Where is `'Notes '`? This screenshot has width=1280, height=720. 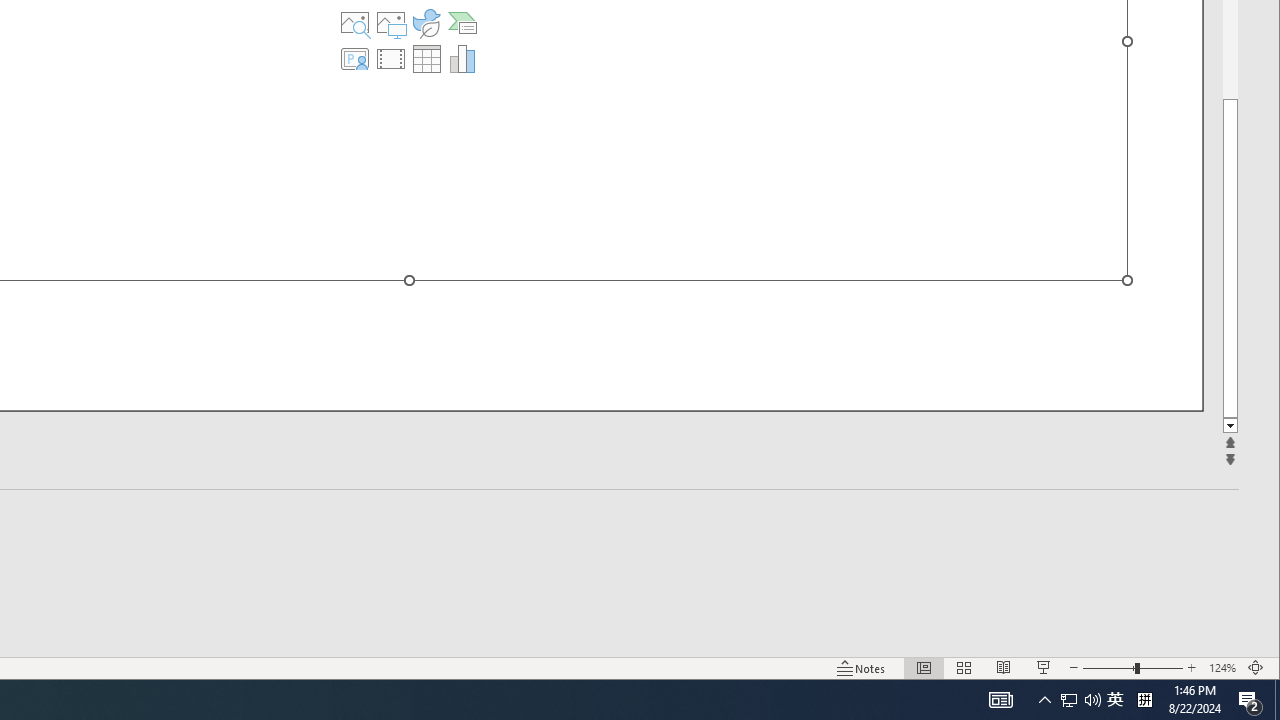
'Notes ' is located at coordinates (861, 668).